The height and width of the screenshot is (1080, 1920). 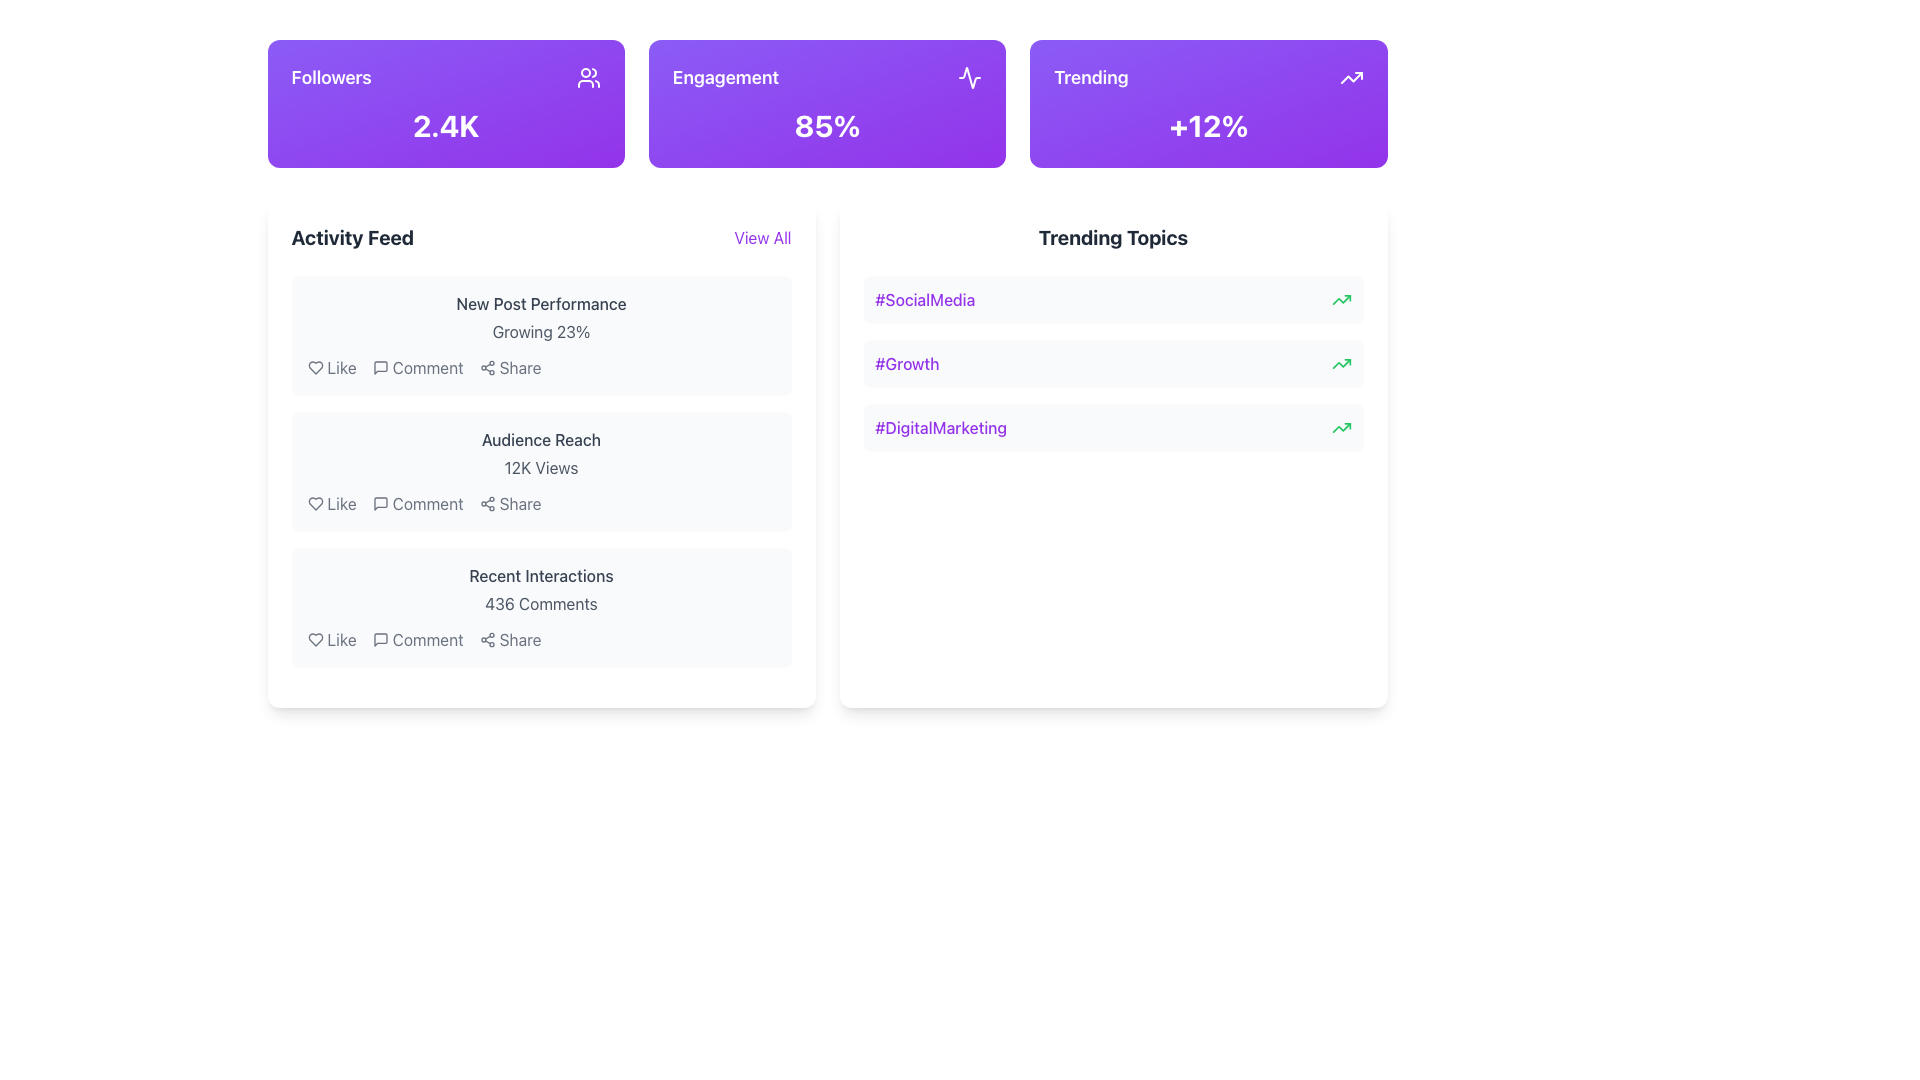 What do you see at coordinates (427, 503) in the screenshot?
I see `the 'Comment' label in the 'Activity Feed' section, positioned next to the chat bubble icon and left of the 'Share' button` at bounding box center [427, 503].